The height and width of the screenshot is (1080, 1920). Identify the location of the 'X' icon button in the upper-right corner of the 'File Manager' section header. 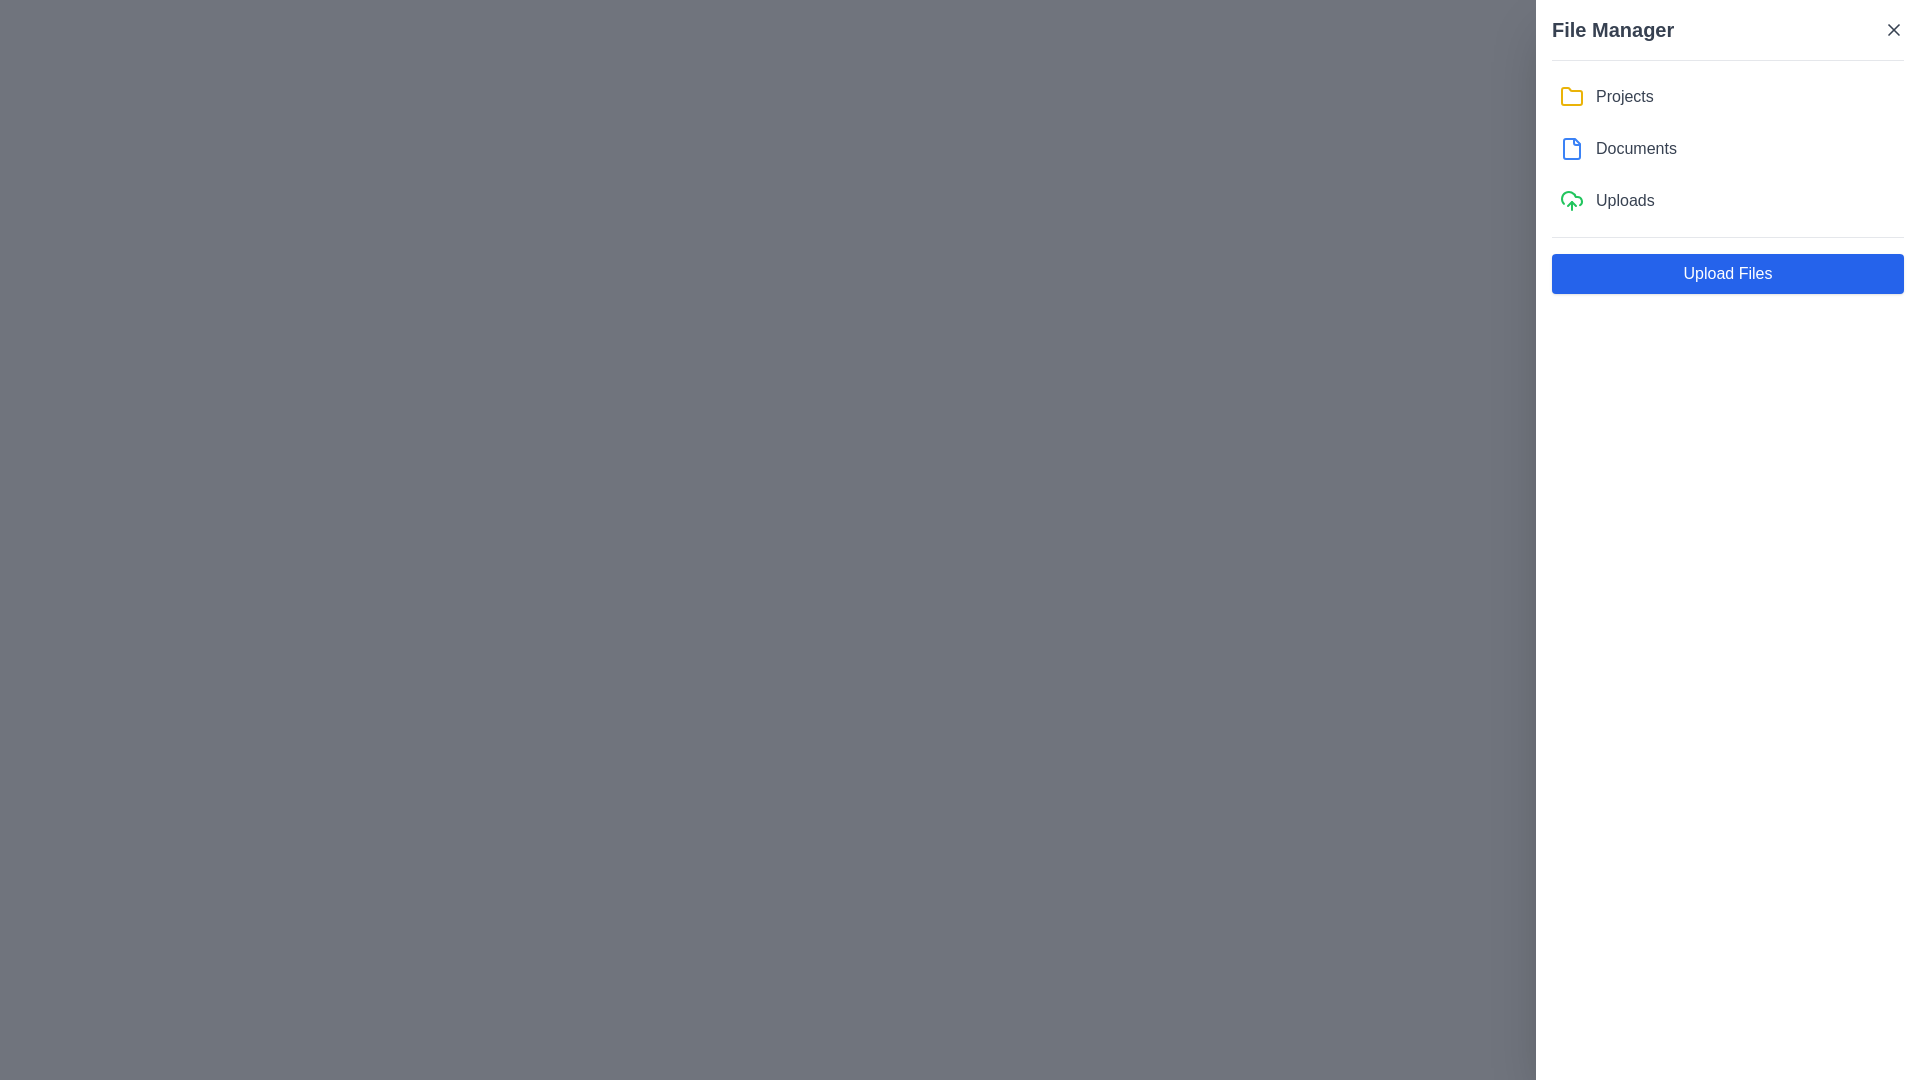
(1893, 30).